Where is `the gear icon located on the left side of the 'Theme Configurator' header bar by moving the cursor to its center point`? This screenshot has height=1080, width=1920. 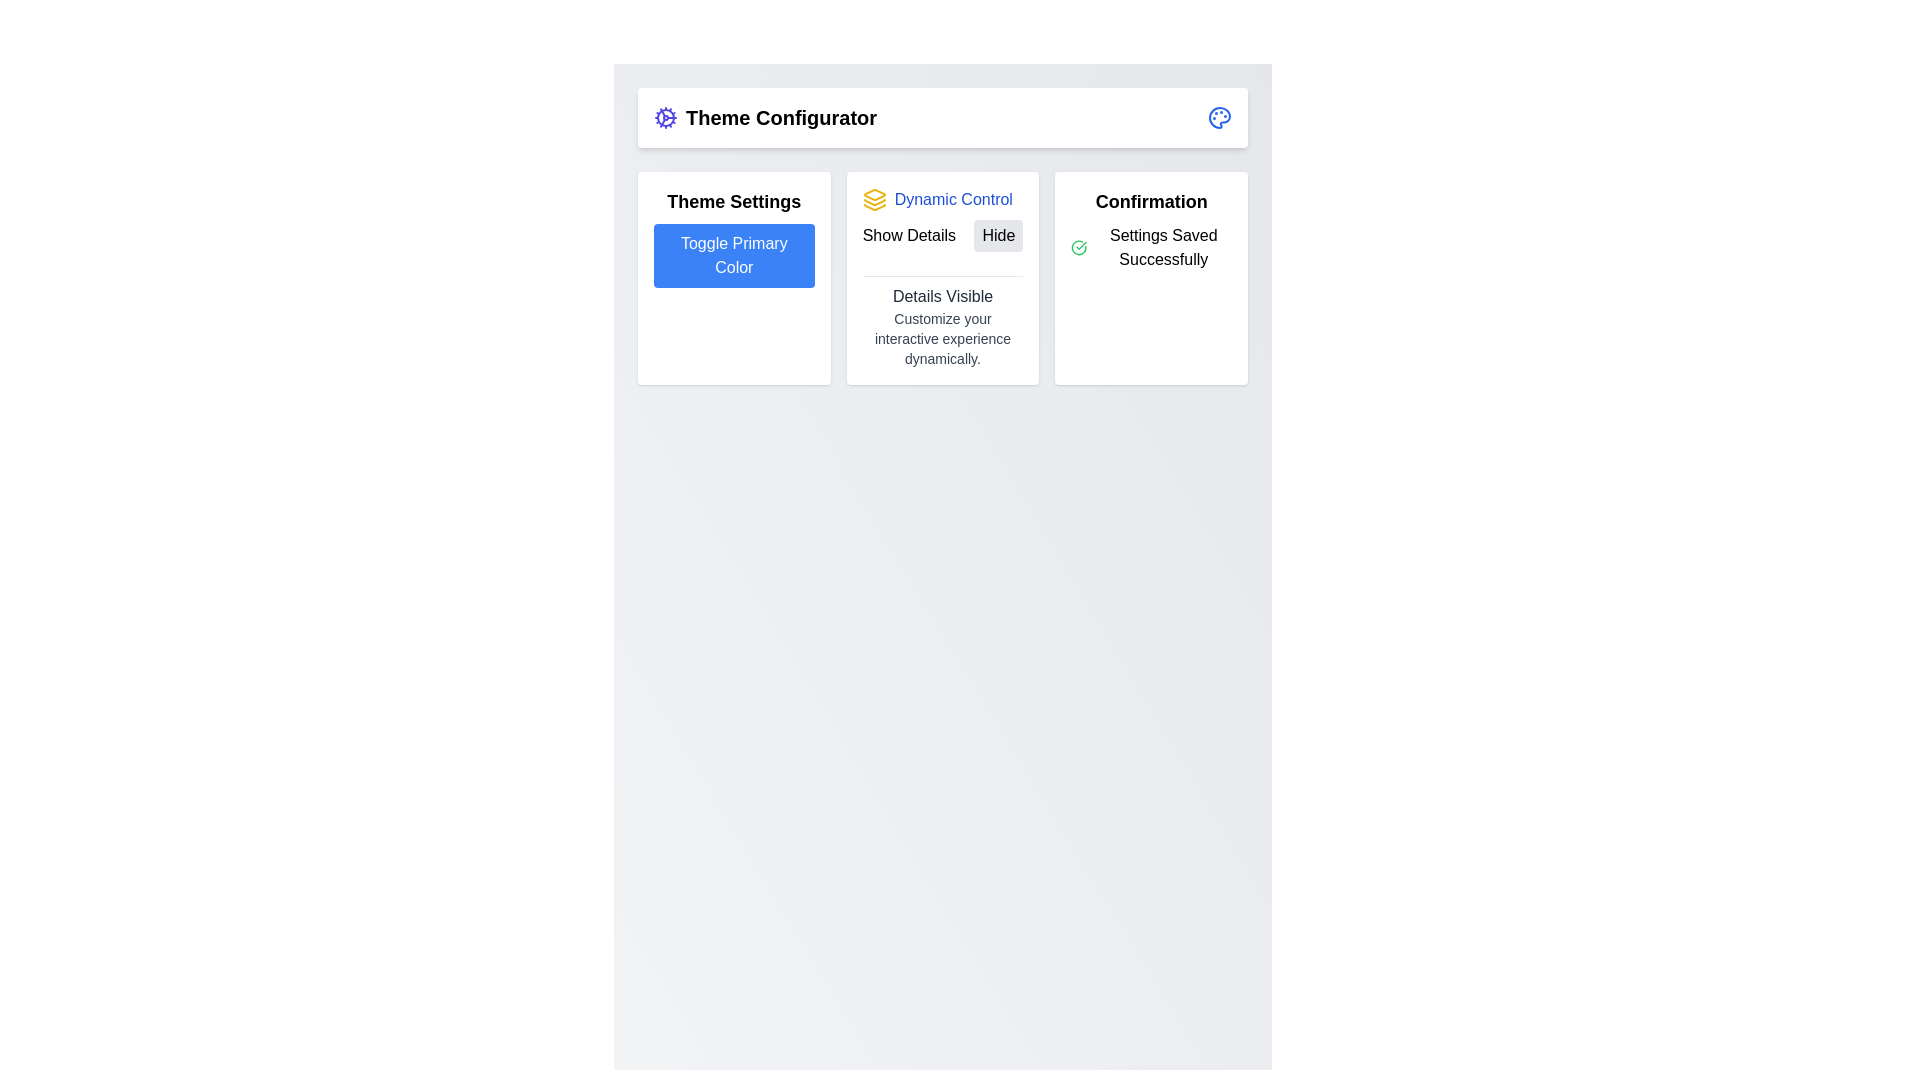 the gear icon located on the left side of the 'Theme Configurator' header bar by moving the cursor to its center point is located at coordinates (941, 118).